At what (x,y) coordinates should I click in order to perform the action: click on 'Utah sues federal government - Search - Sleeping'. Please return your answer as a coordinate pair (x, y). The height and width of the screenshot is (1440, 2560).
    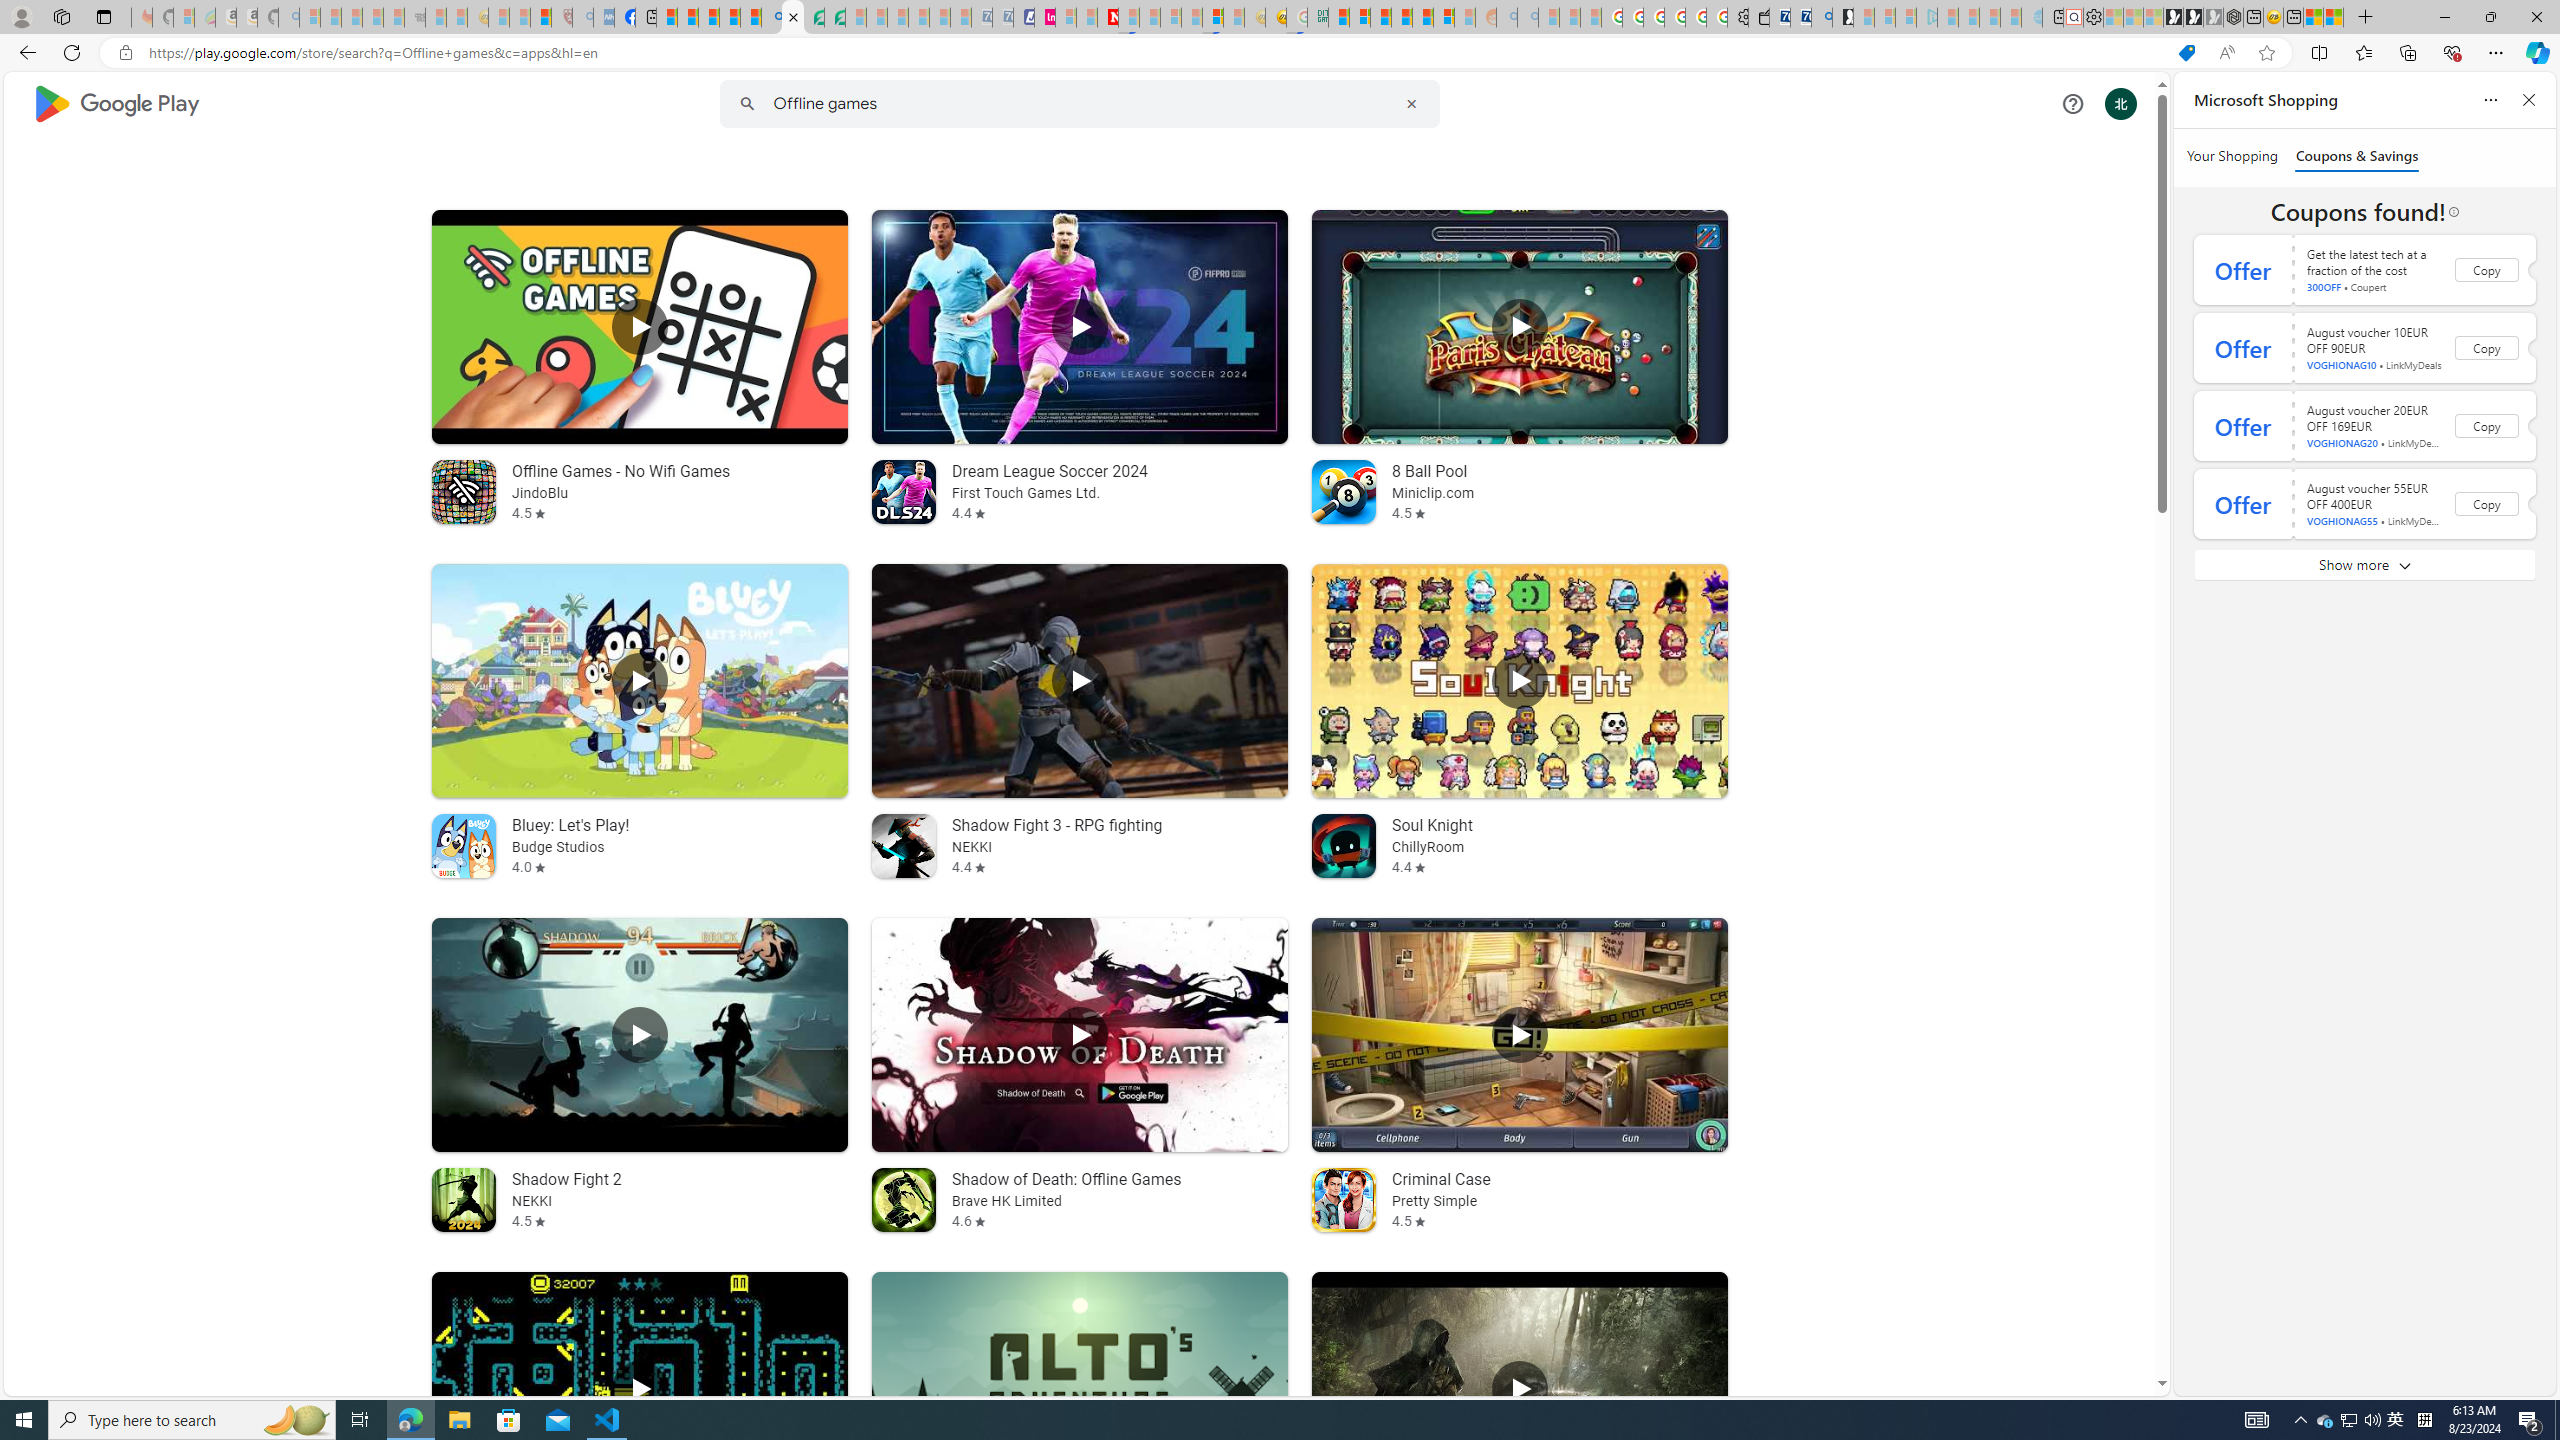
    Looking at the image, I should click on (1526, 16).